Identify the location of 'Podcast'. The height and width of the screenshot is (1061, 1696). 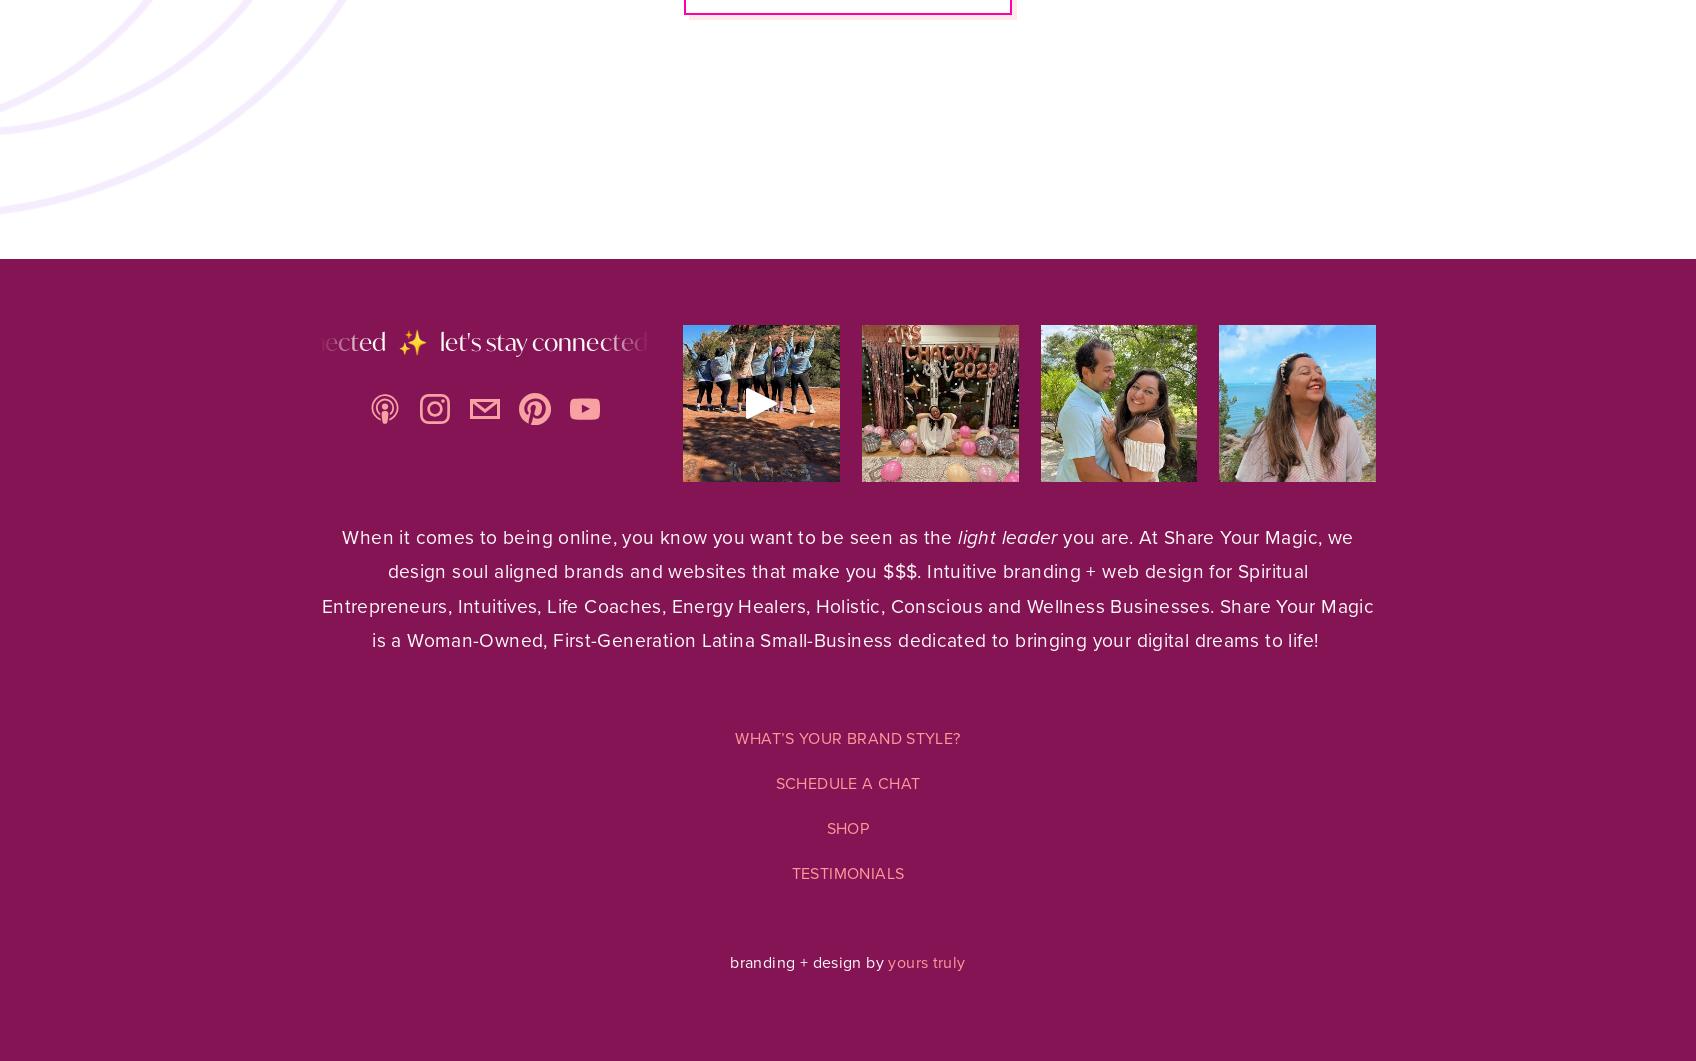
(846, 99).